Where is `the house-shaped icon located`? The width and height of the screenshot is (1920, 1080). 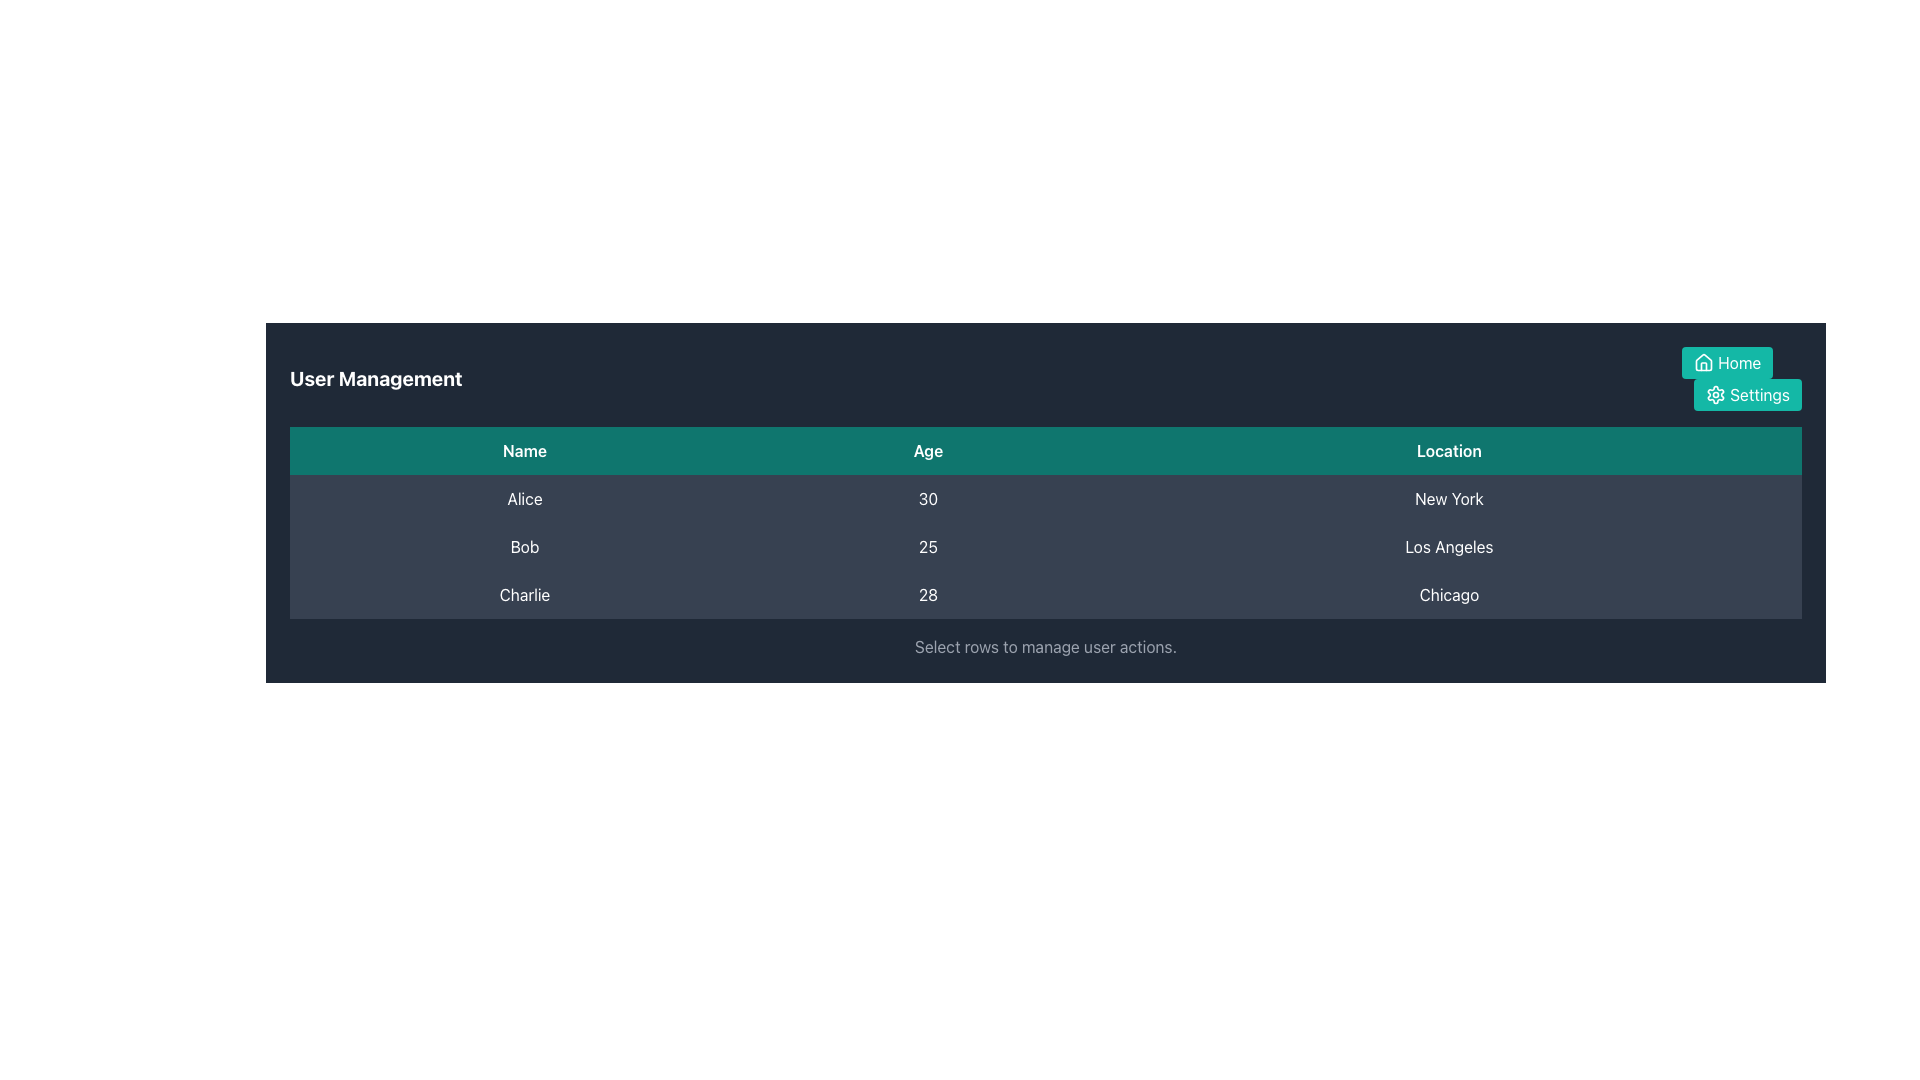
the house-shaped icon located is located at coordinates (1703, 362).